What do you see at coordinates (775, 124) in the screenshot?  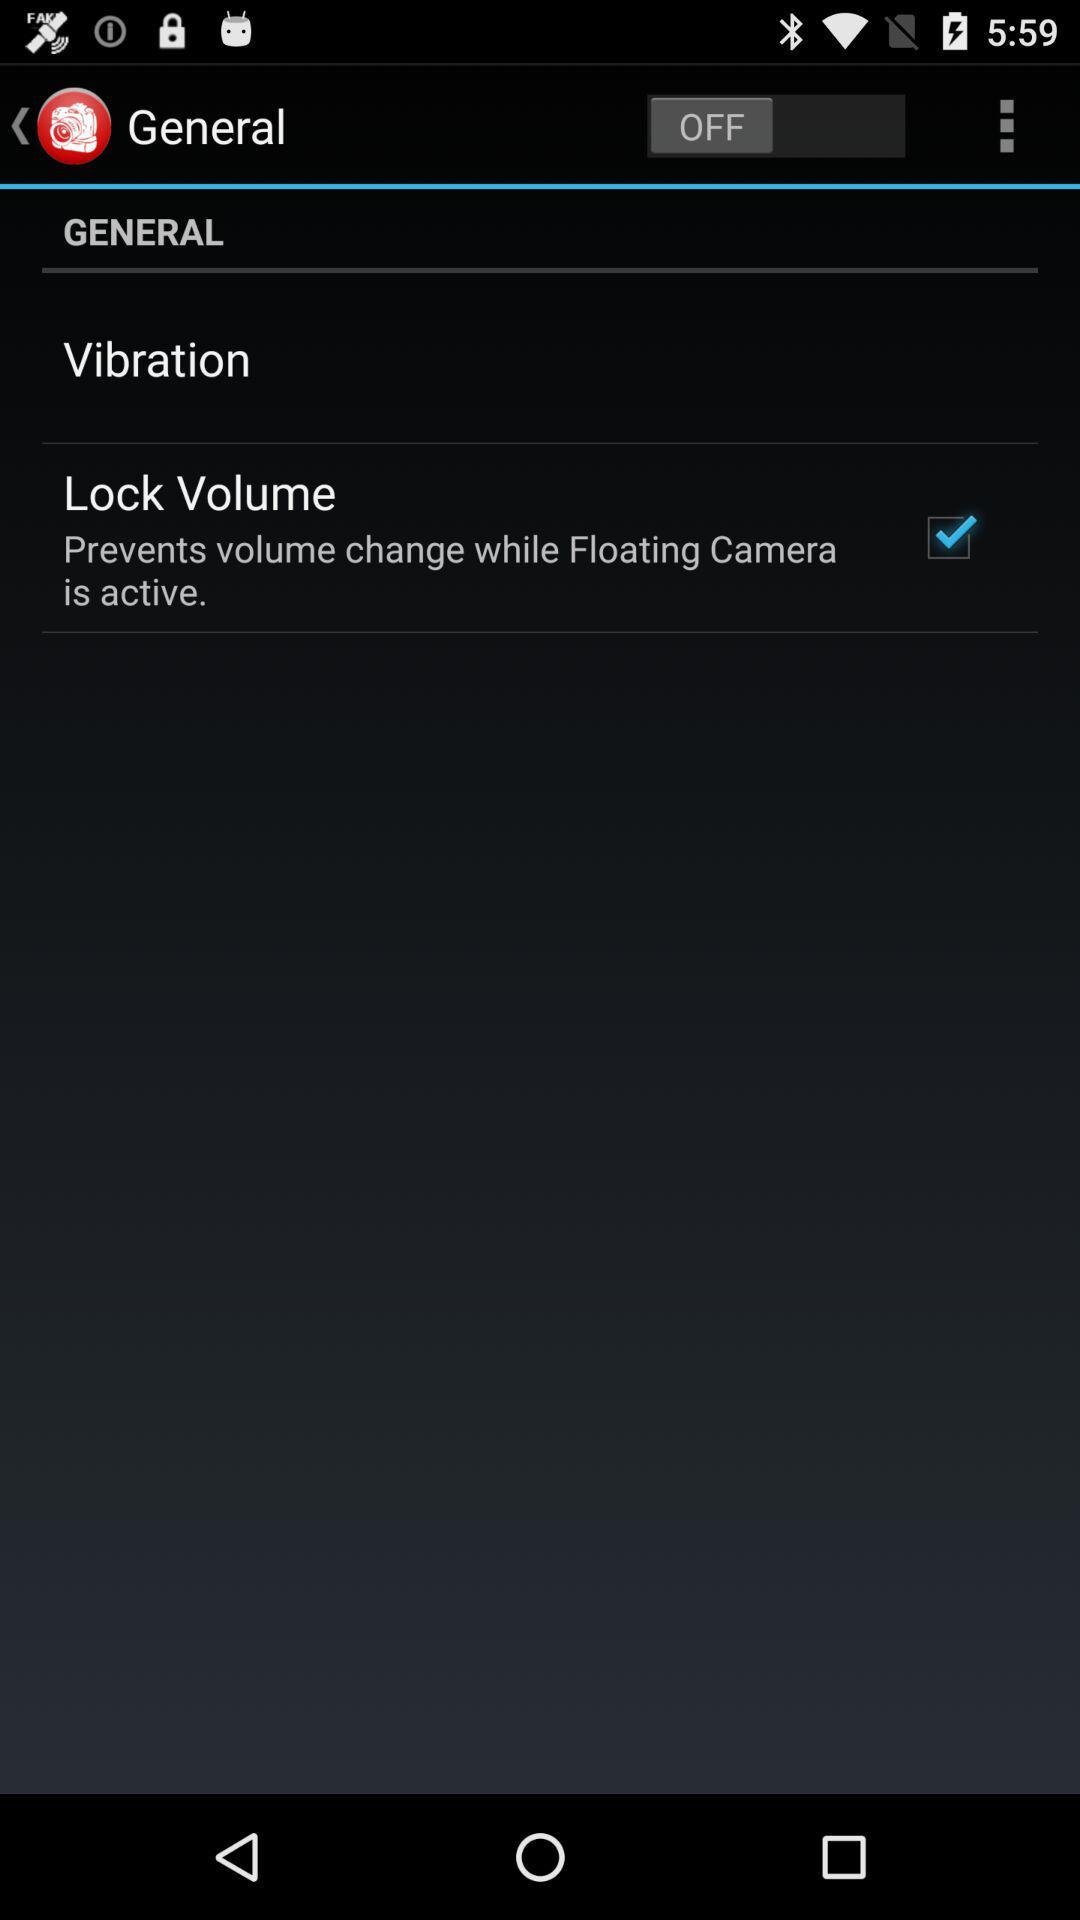 I see `turn off` at bounding box center [775, 124].